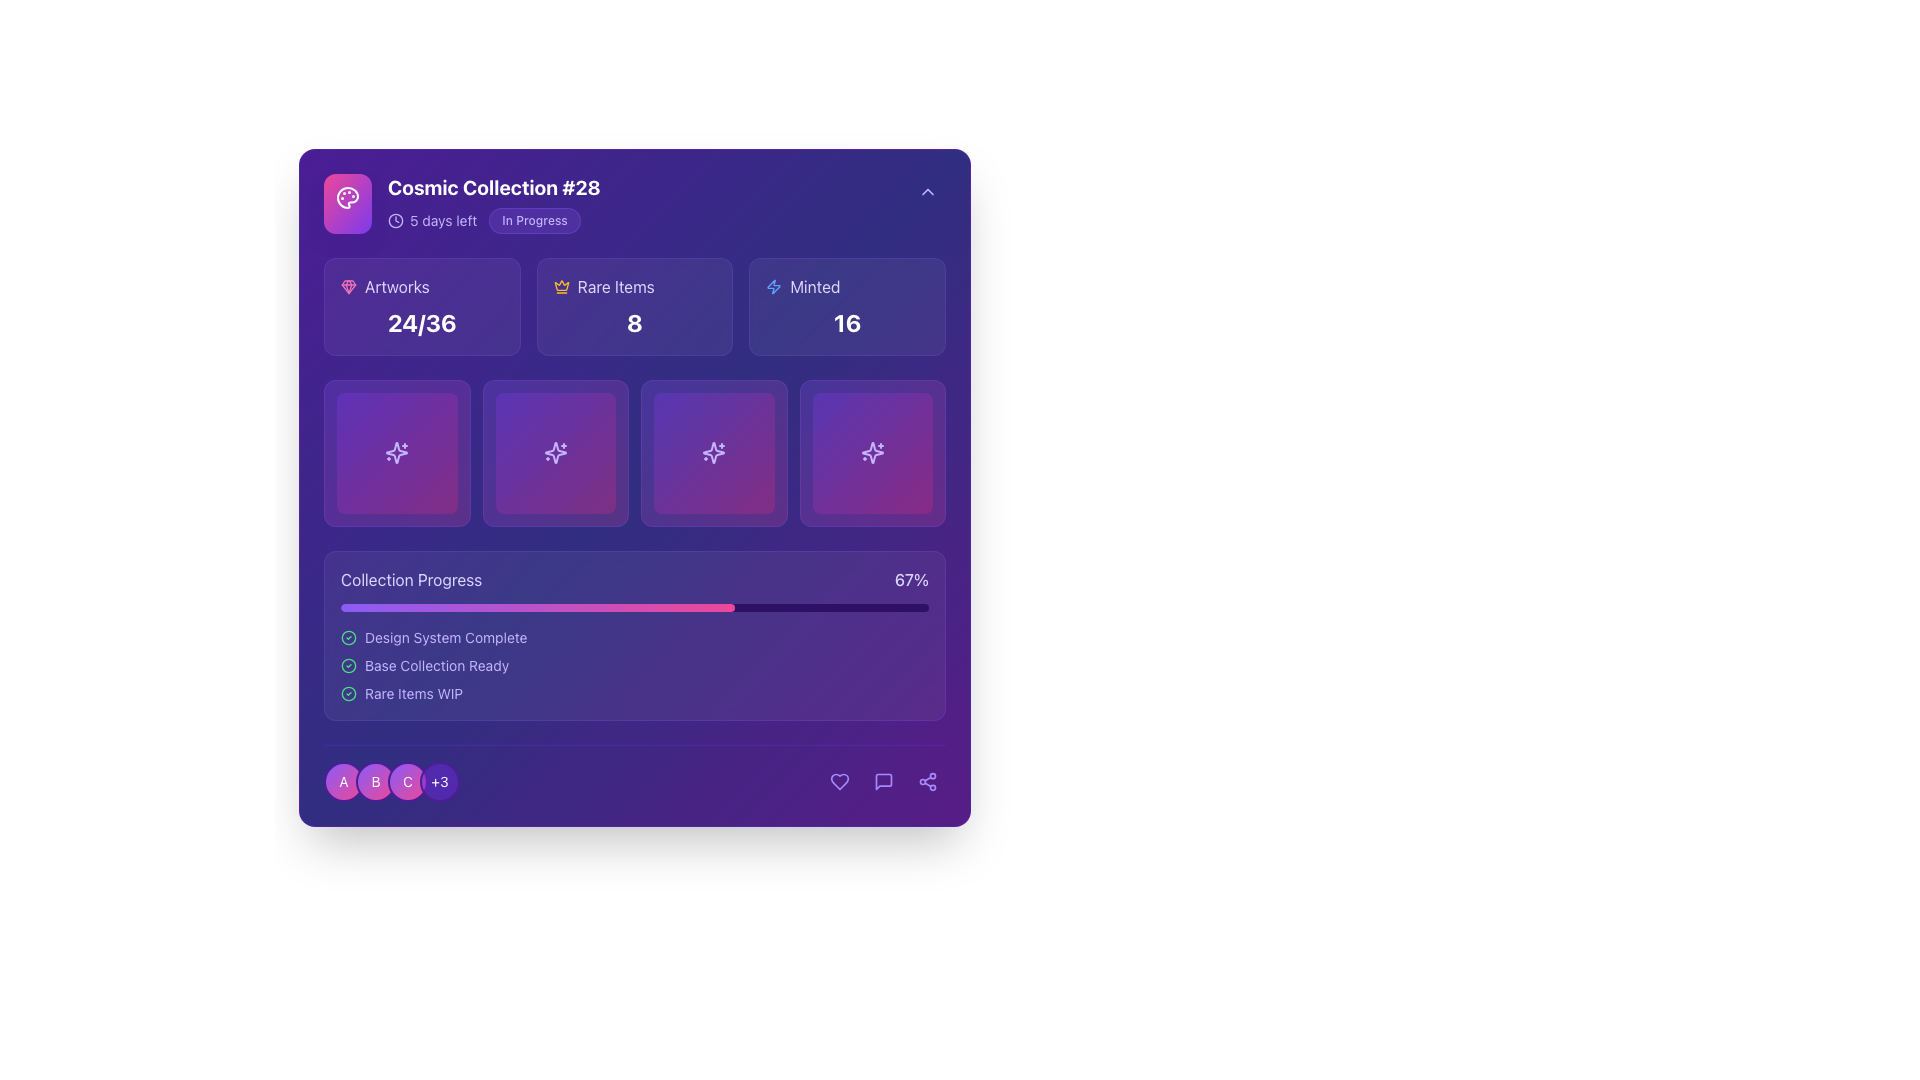 This screenshot has height=1080, width=1920. I want to click on the circular violet clock icon located in the '5 days left' section, positioned to the left of the text, so click(395, 220).